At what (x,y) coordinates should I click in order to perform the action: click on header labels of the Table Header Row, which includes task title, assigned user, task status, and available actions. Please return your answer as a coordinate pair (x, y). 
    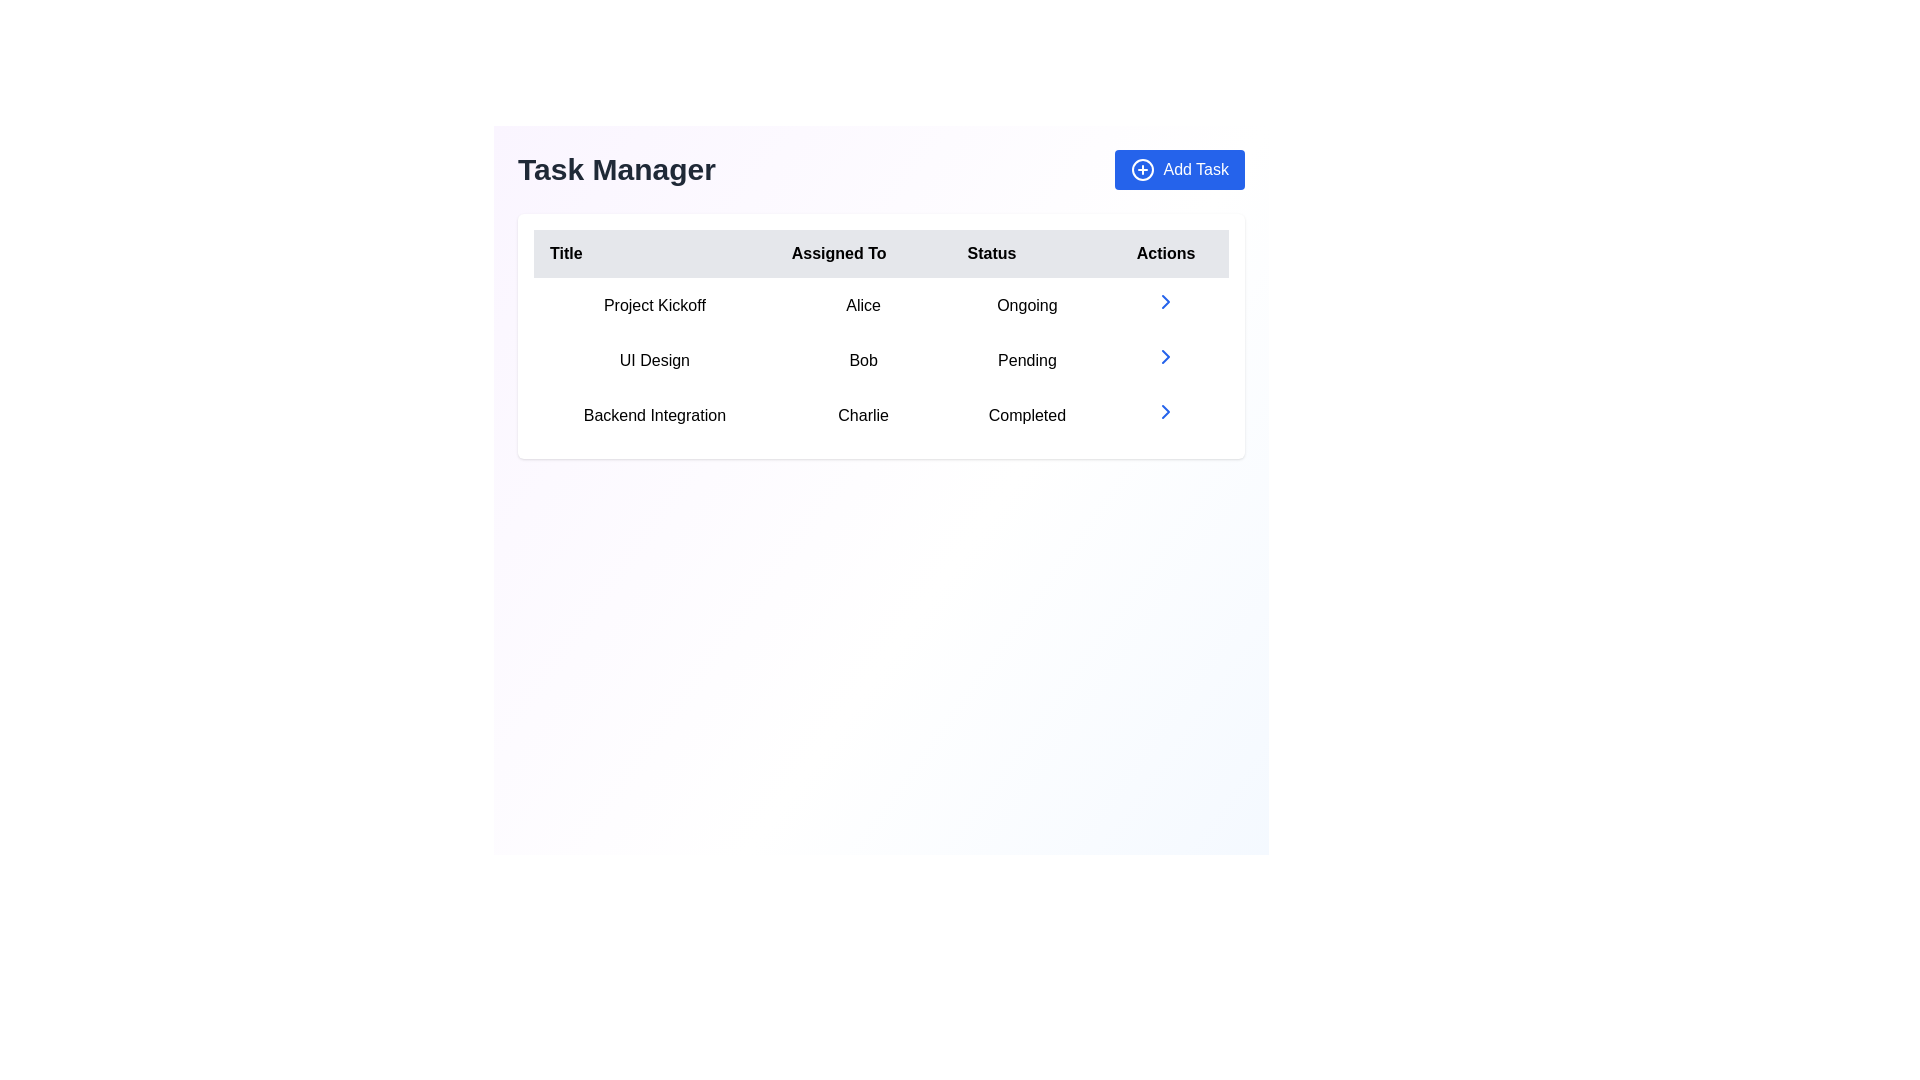
    Looking at the image, I should click on (880, 253).